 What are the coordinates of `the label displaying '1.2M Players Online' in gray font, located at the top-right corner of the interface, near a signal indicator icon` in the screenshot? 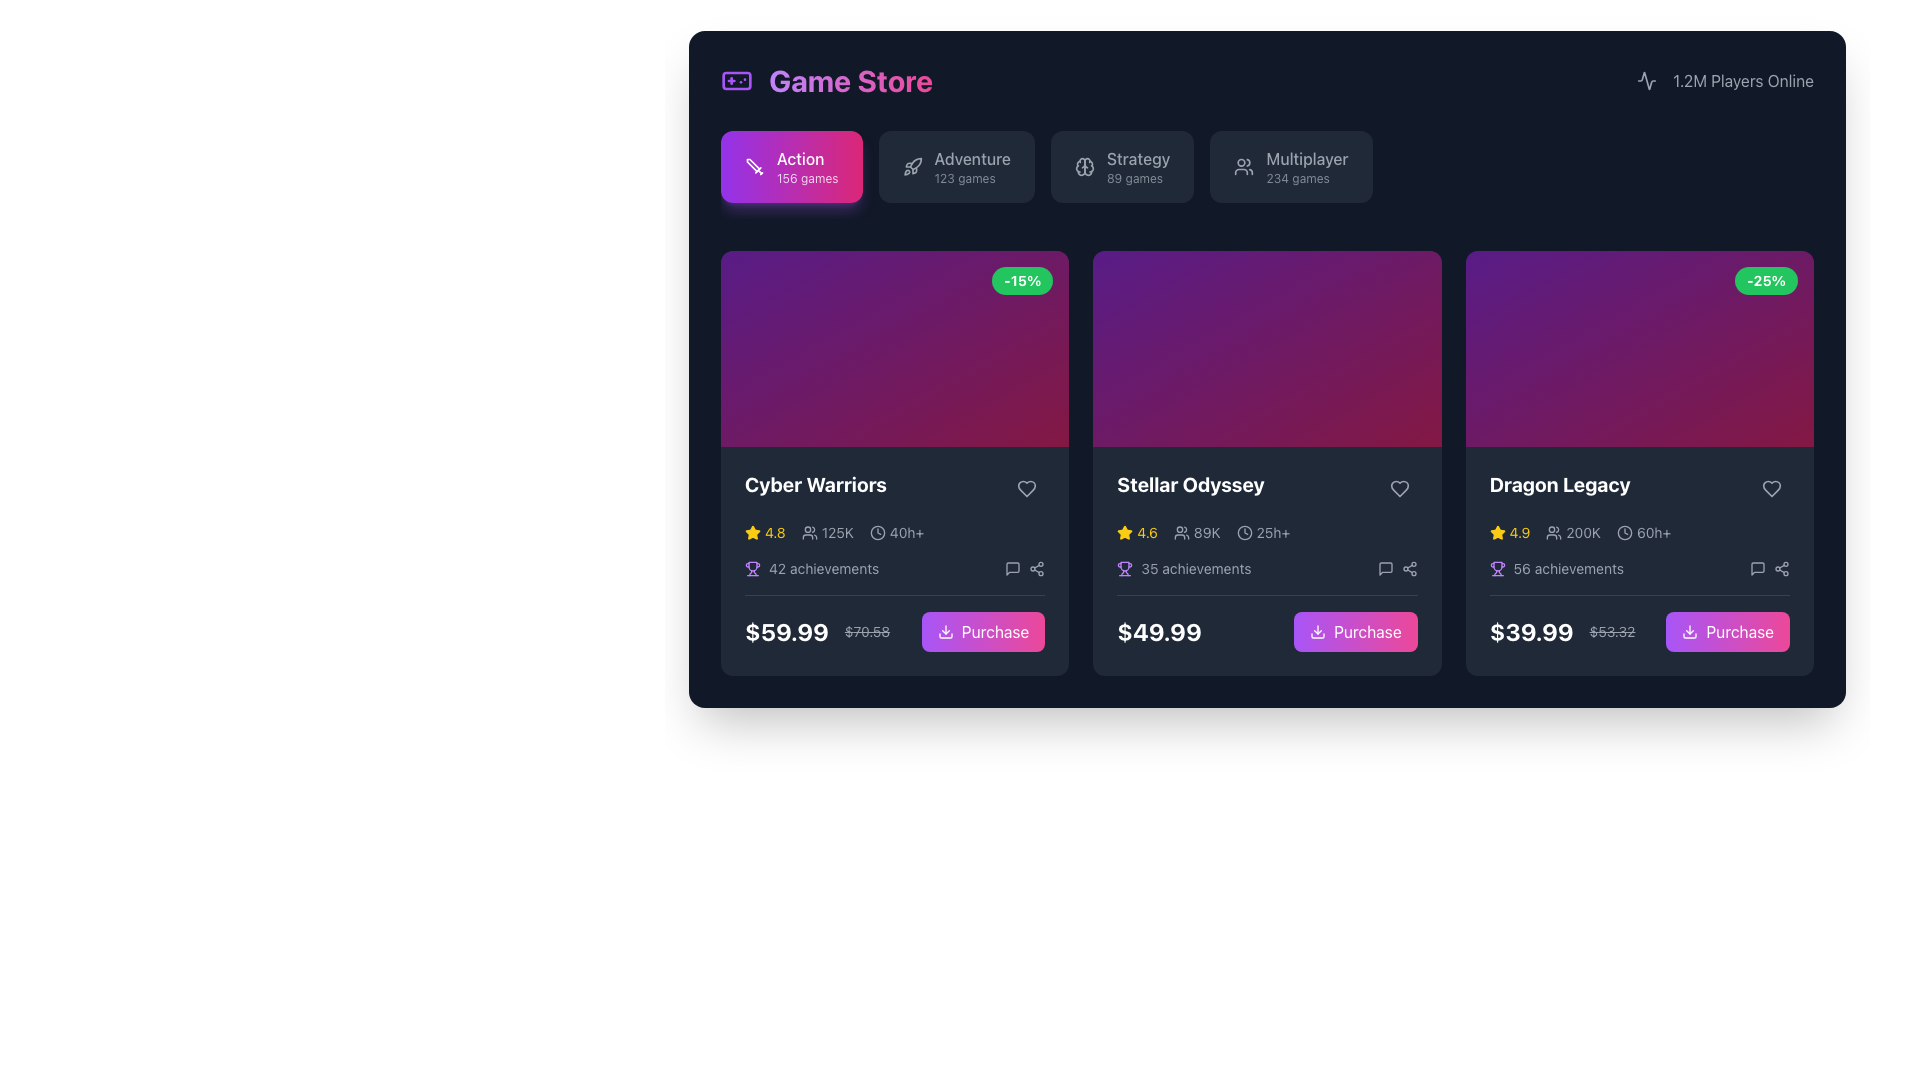 It's located at (1742, 80).